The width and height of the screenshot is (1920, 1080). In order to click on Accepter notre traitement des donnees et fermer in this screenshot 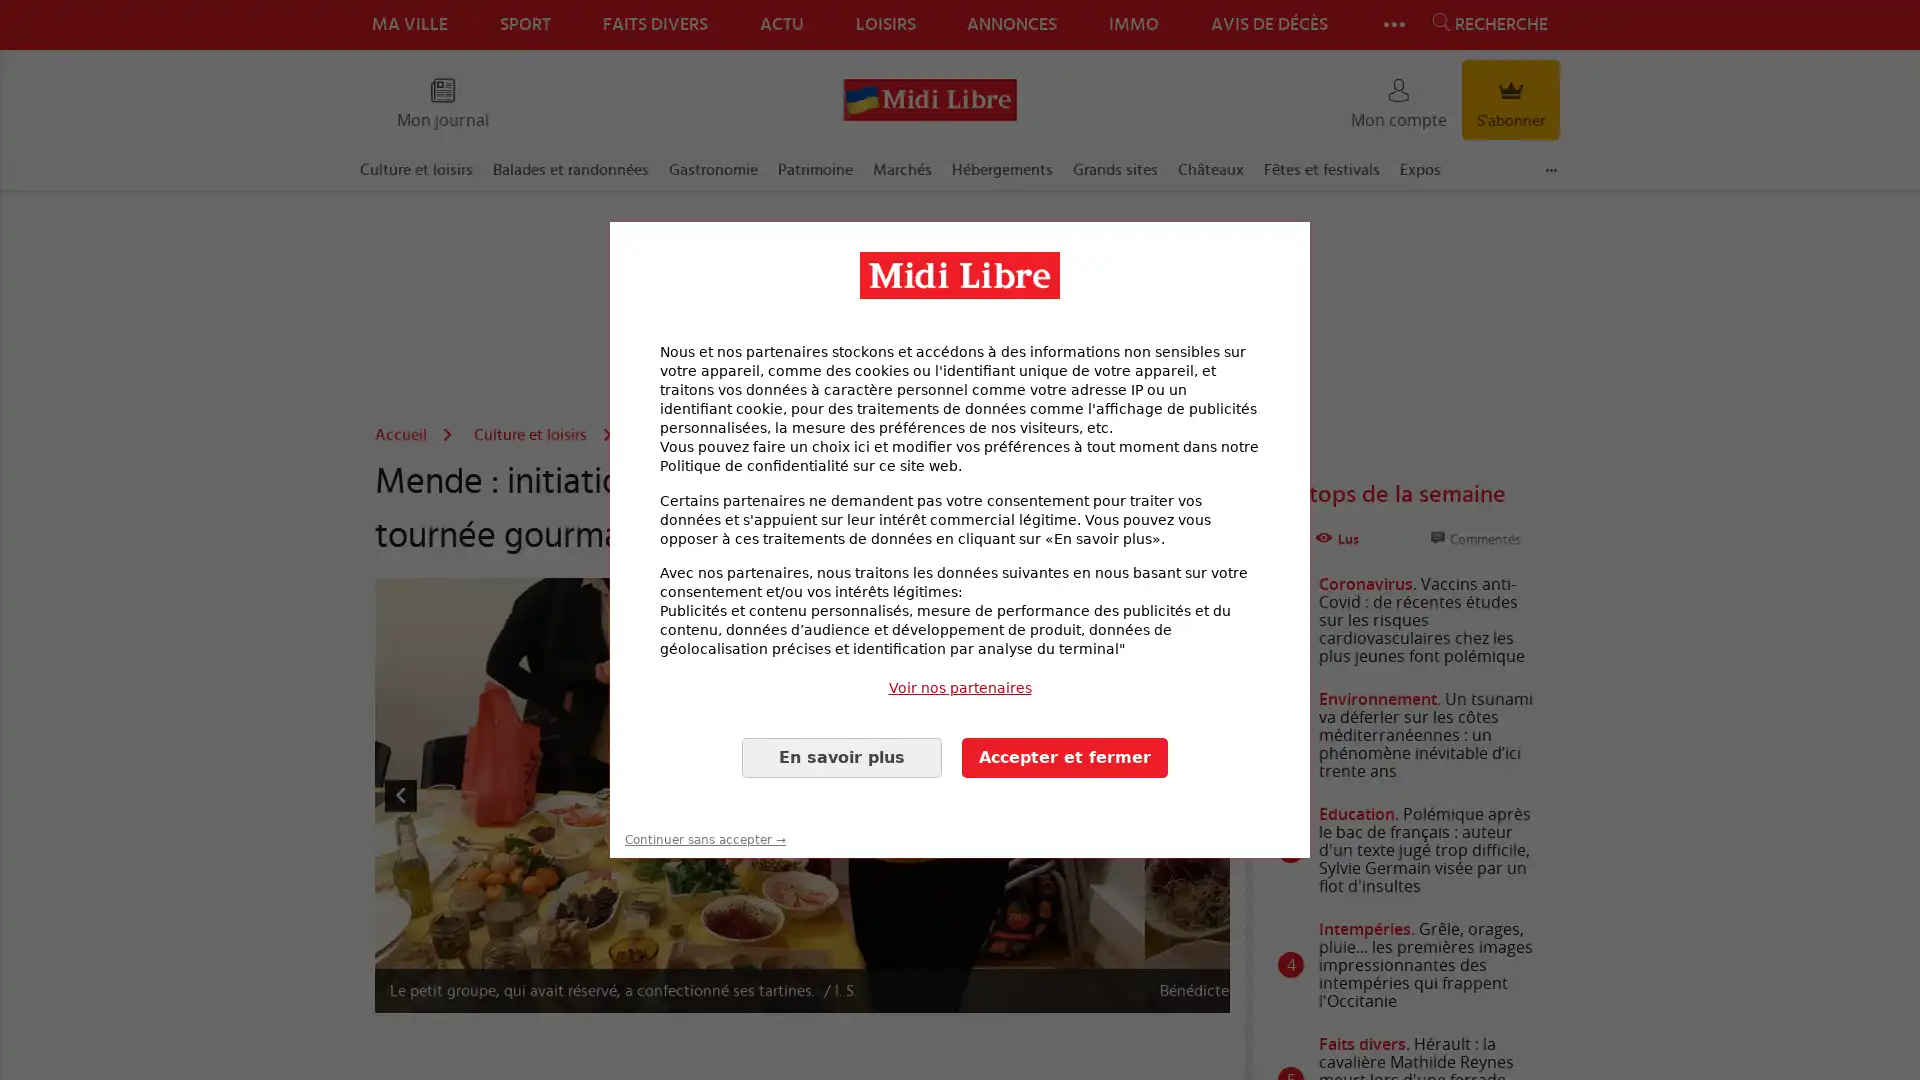, I will do `click(1064, 757)`.